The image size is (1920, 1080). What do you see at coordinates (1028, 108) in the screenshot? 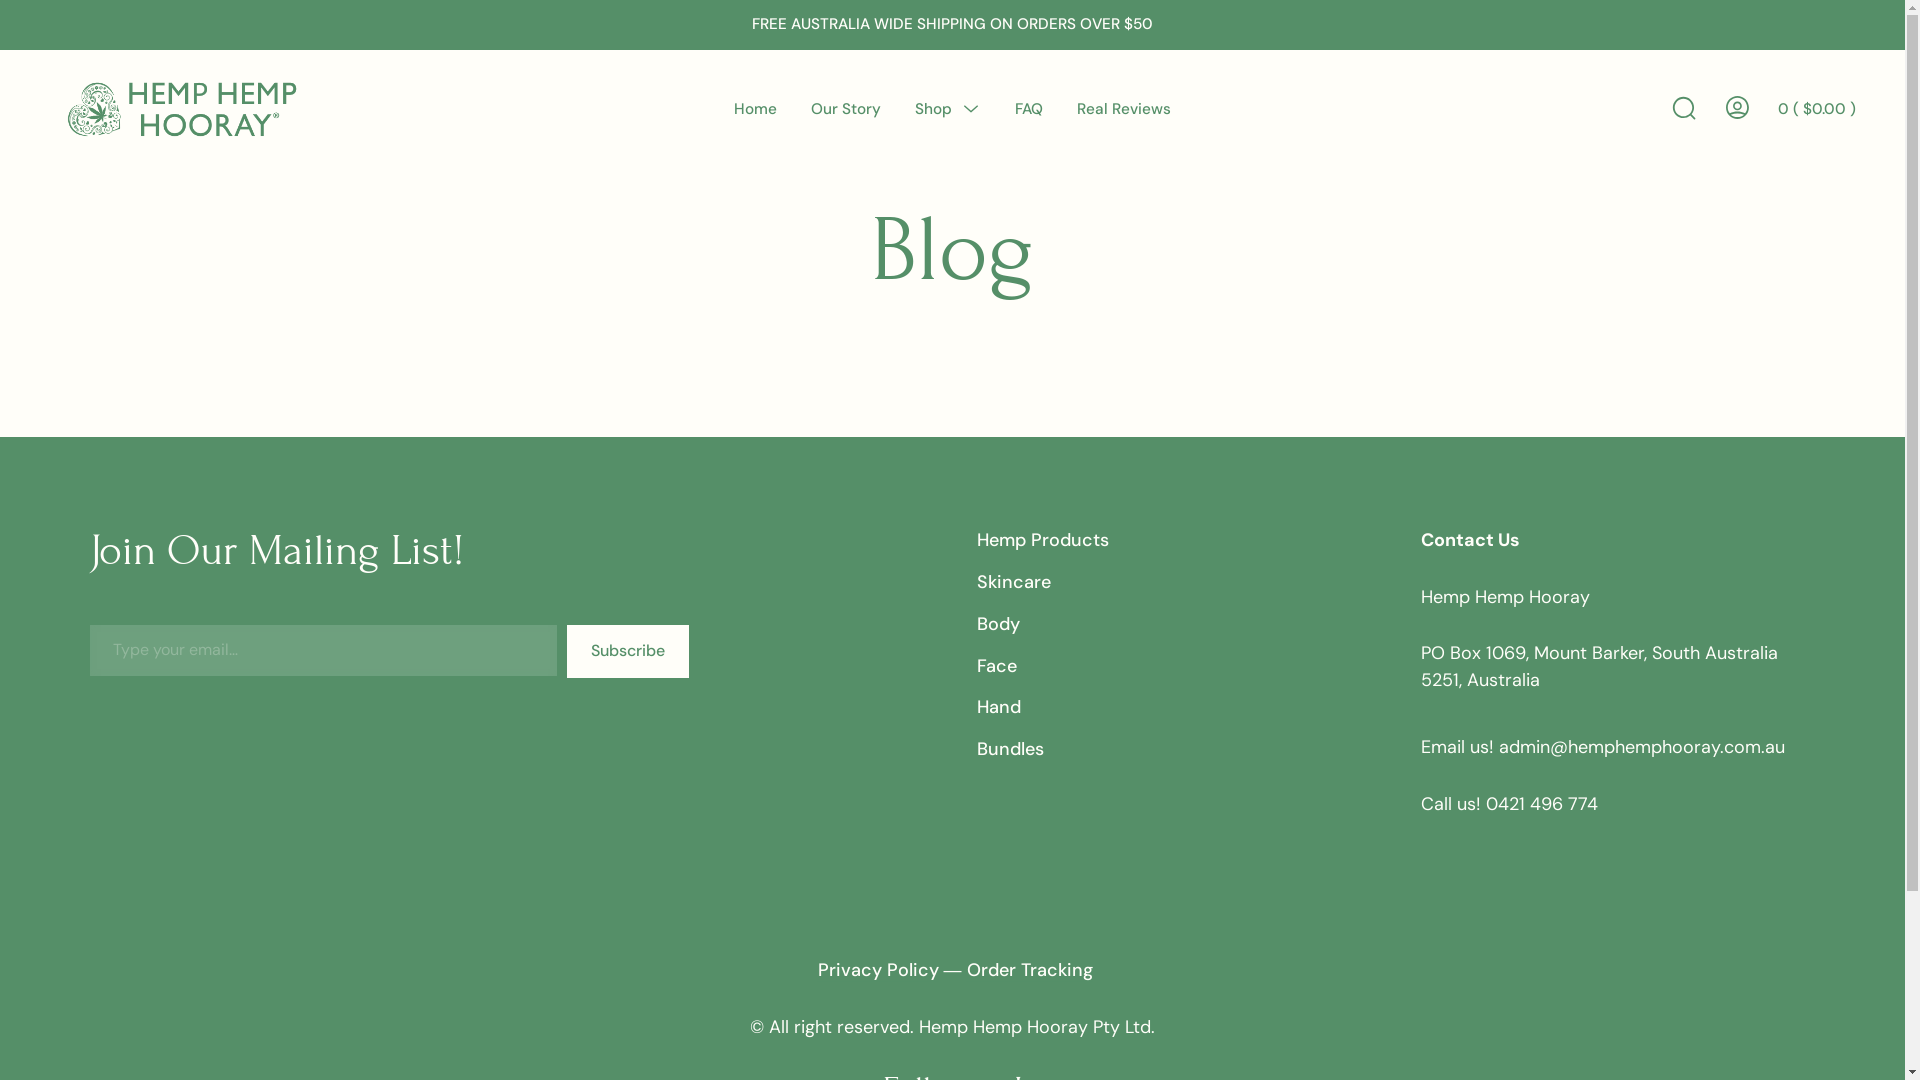
I see `'FAQ'` at bounding box center [1028, 108].